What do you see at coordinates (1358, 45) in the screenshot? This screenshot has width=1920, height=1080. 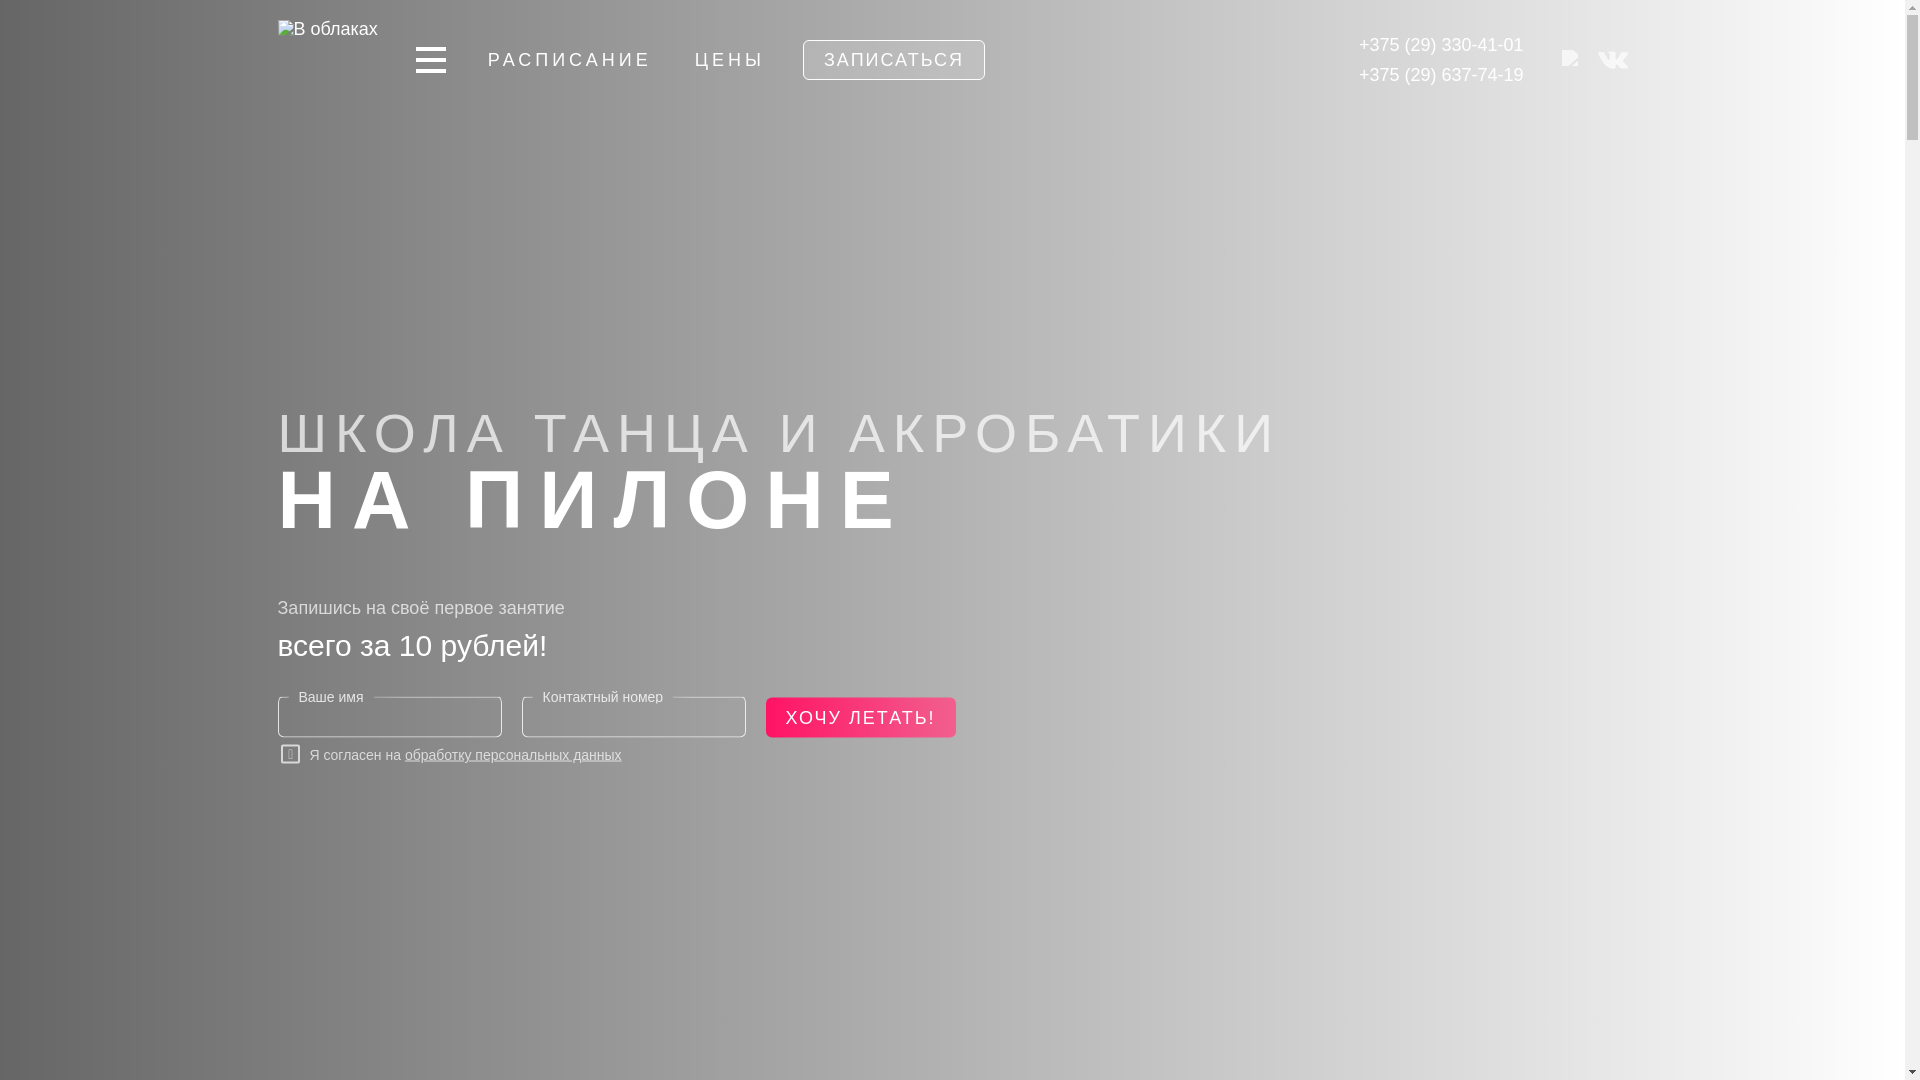 I see `'+375 (29) 330-41-01'` at bounding box center [1358, 45].